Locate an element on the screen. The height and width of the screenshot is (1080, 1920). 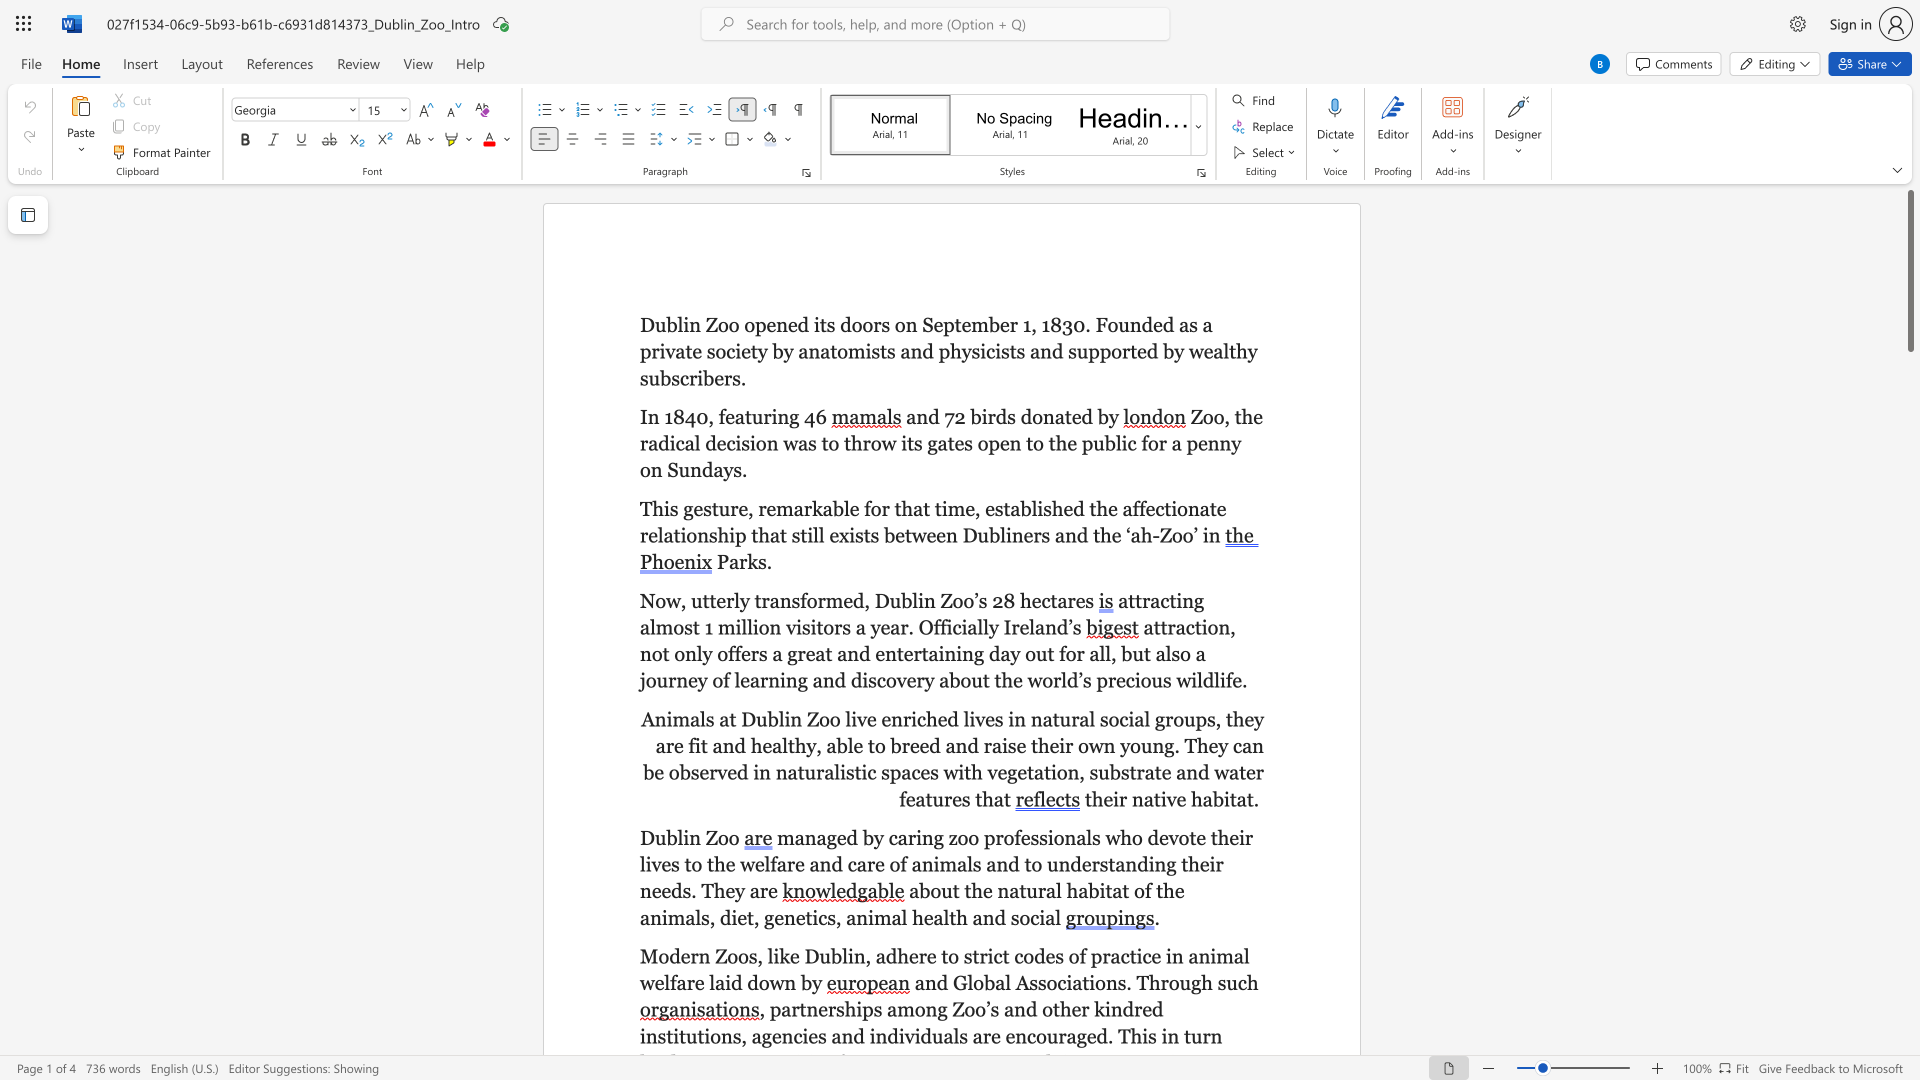
the 1th character "d" in the text is located at coordinates (932, 415).